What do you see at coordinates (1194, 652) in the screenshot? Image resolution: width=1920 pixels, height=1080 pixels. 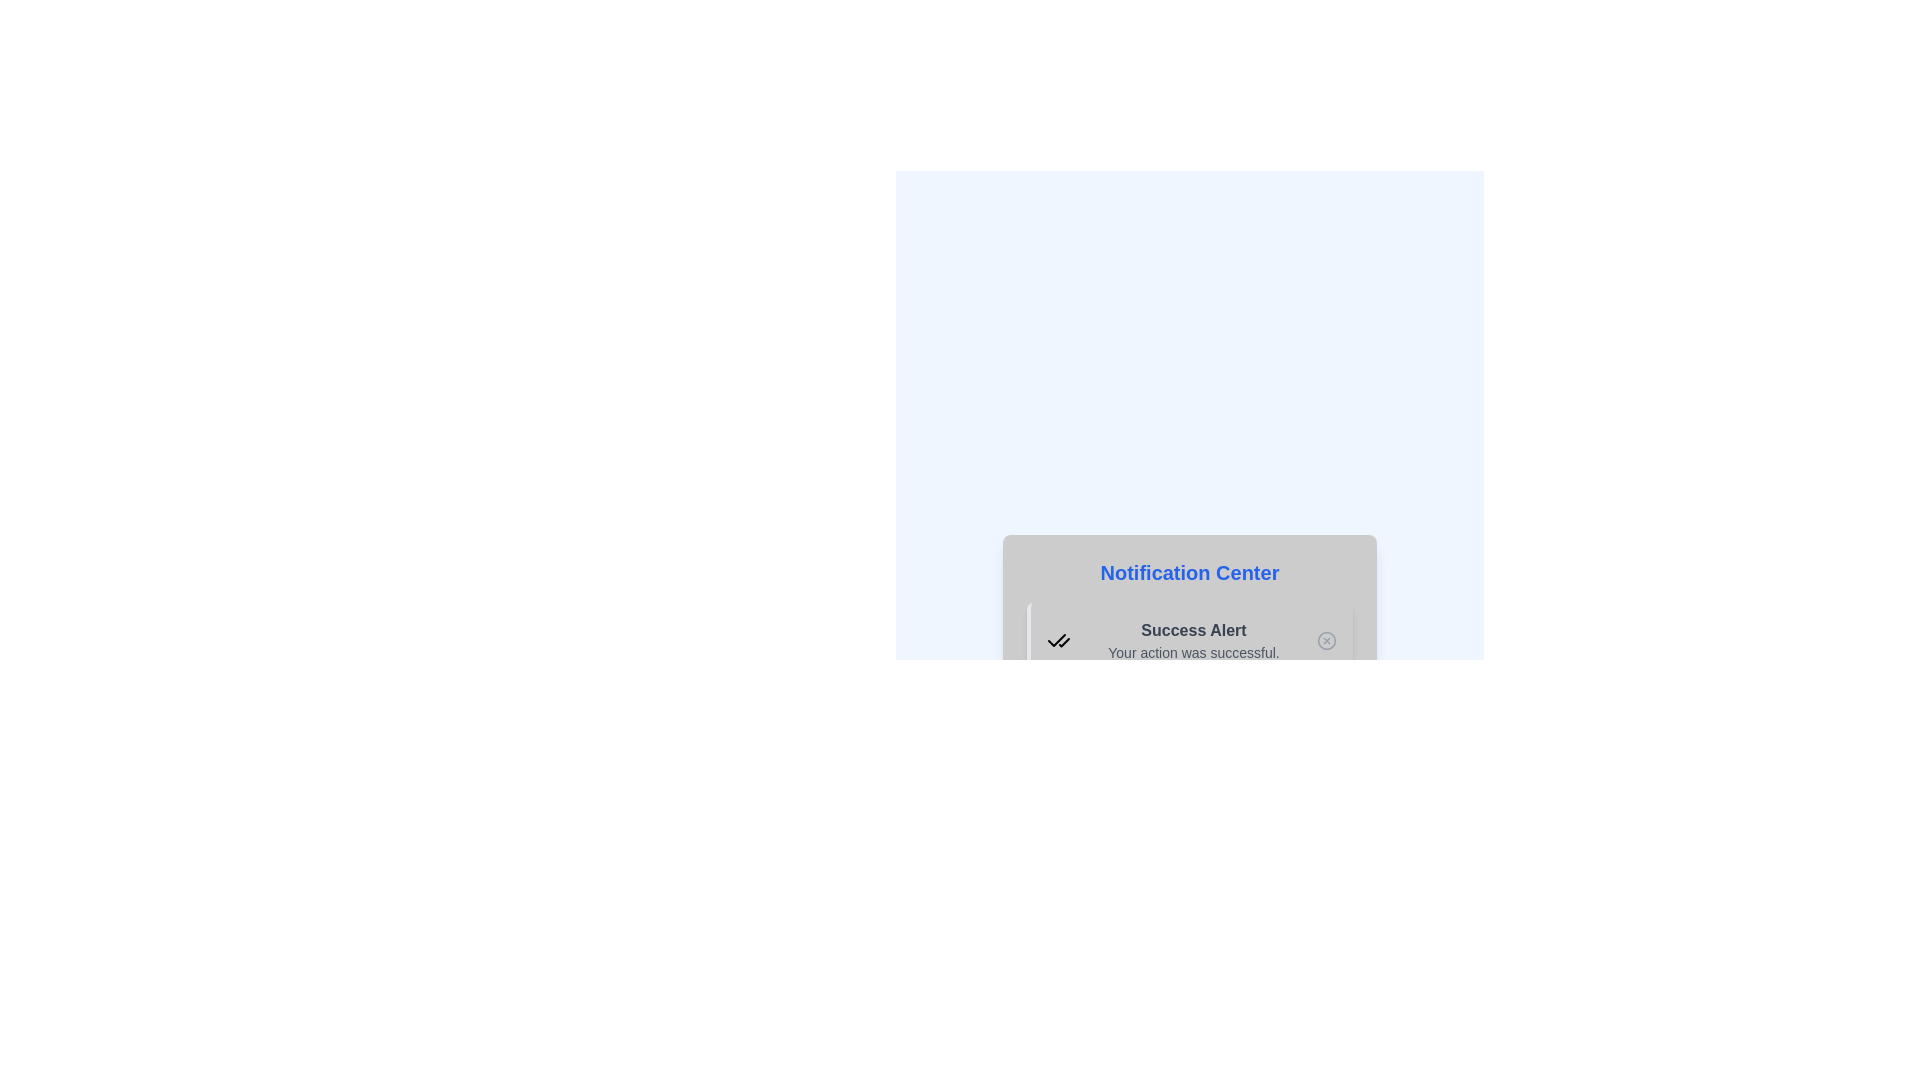 I see `feedback text from the Text Label located below the 'Success Alert' title in the notification structure, confirming a successful action` at bounding box center [1194, 652].